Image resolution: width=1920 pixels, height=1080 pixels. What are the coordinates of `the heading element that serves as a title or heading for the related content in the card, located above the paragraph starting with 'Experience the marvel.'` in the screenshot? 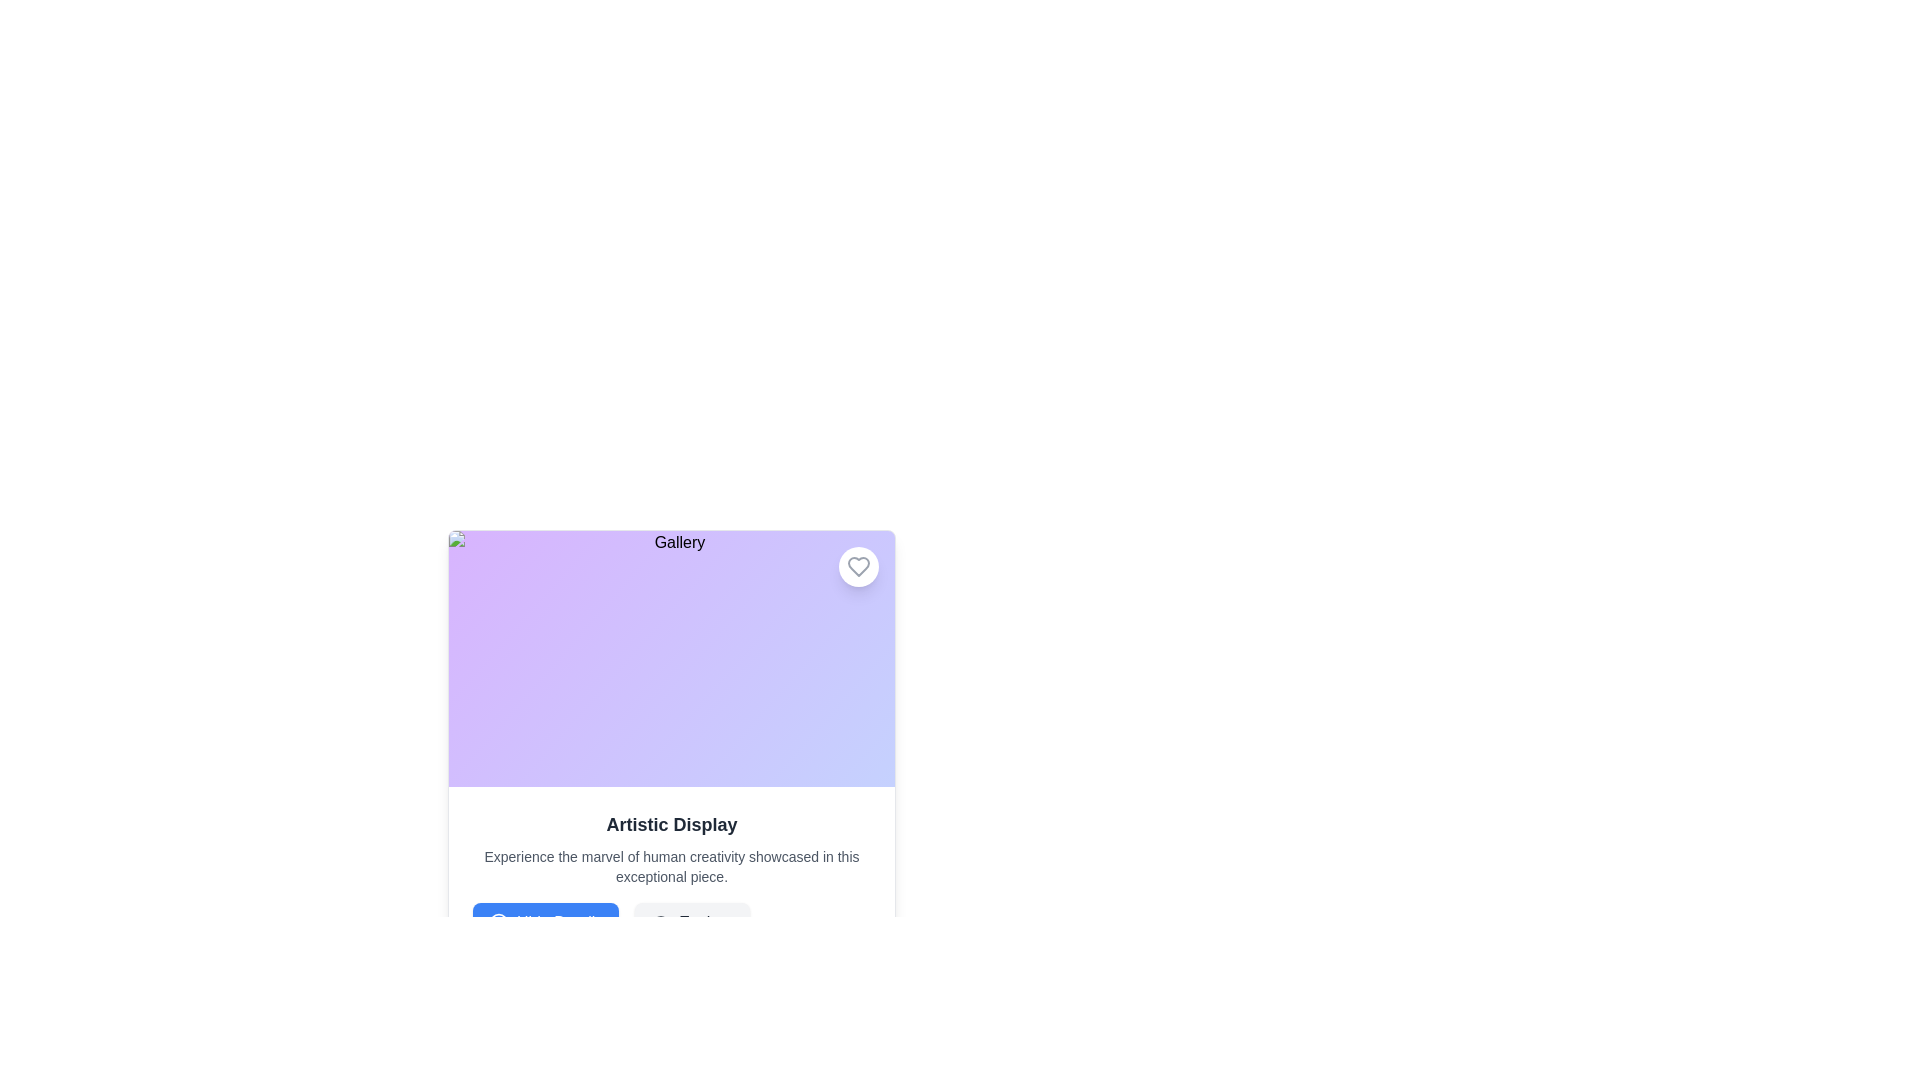 It's located at (672, 825).